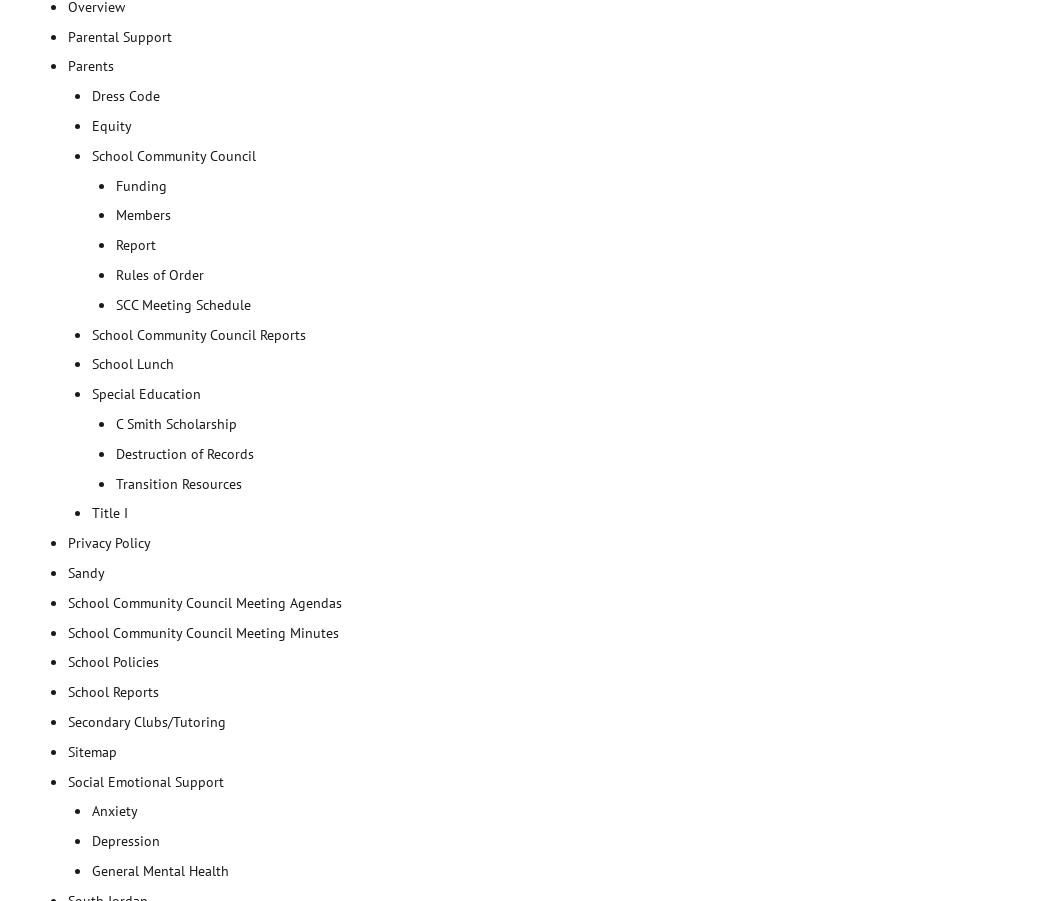 Image resolution: width=1050 pixels, height=901 pixels. I want to click on 'Transition Resources', so click(115, 483).